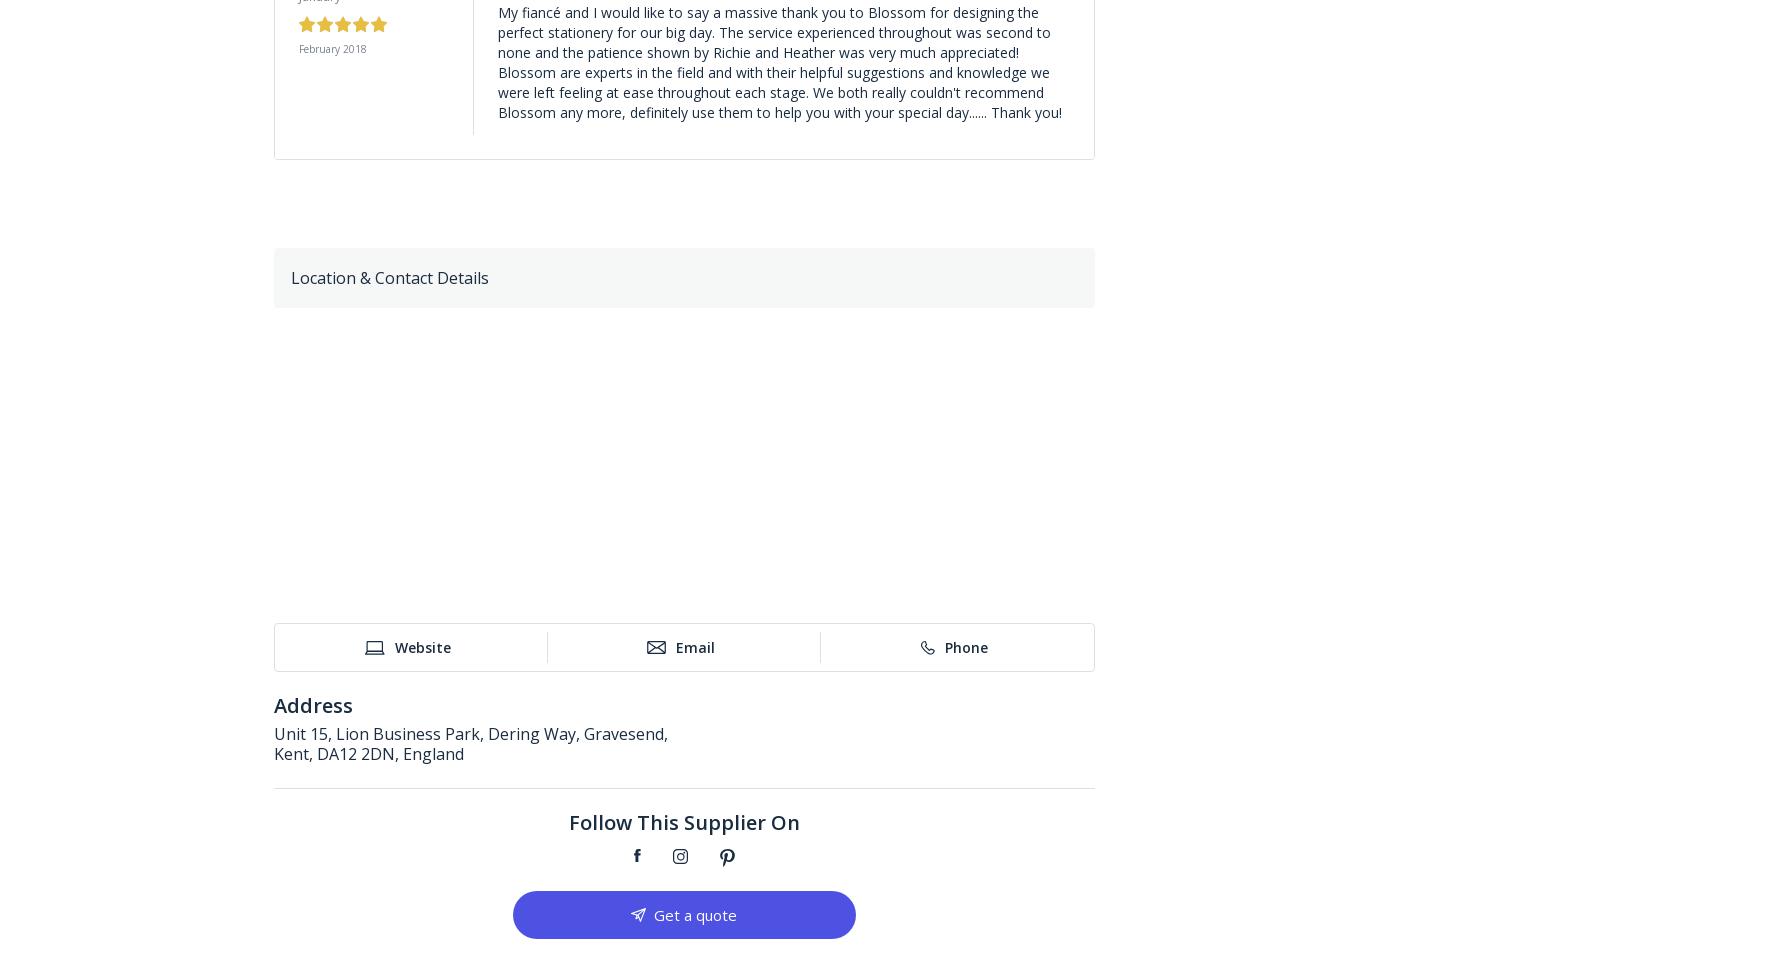 Image resolution: width=1787 pixels, height=976 pixels. I want to click on 'Follow This Supplier On', so click(682, 822).